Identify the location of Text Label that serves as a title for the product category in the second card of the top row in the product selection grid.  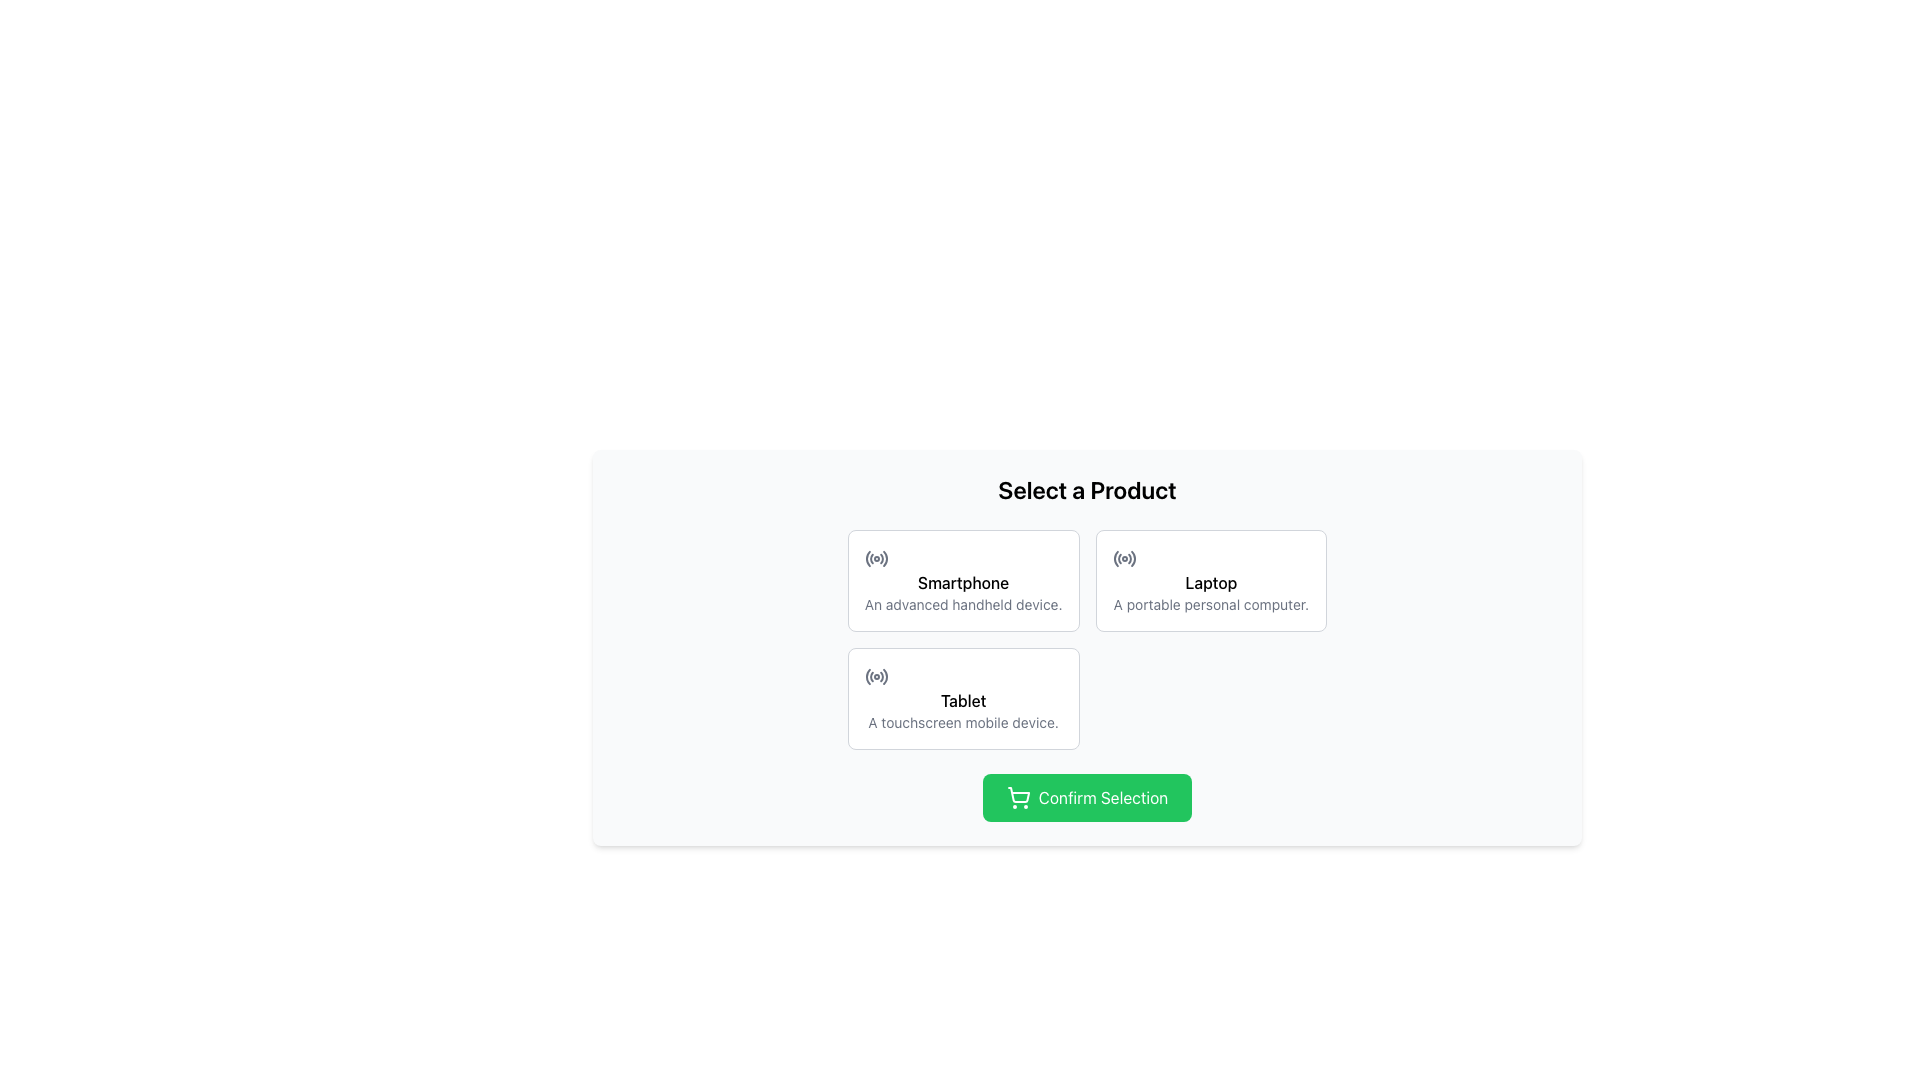
(1210, 582).